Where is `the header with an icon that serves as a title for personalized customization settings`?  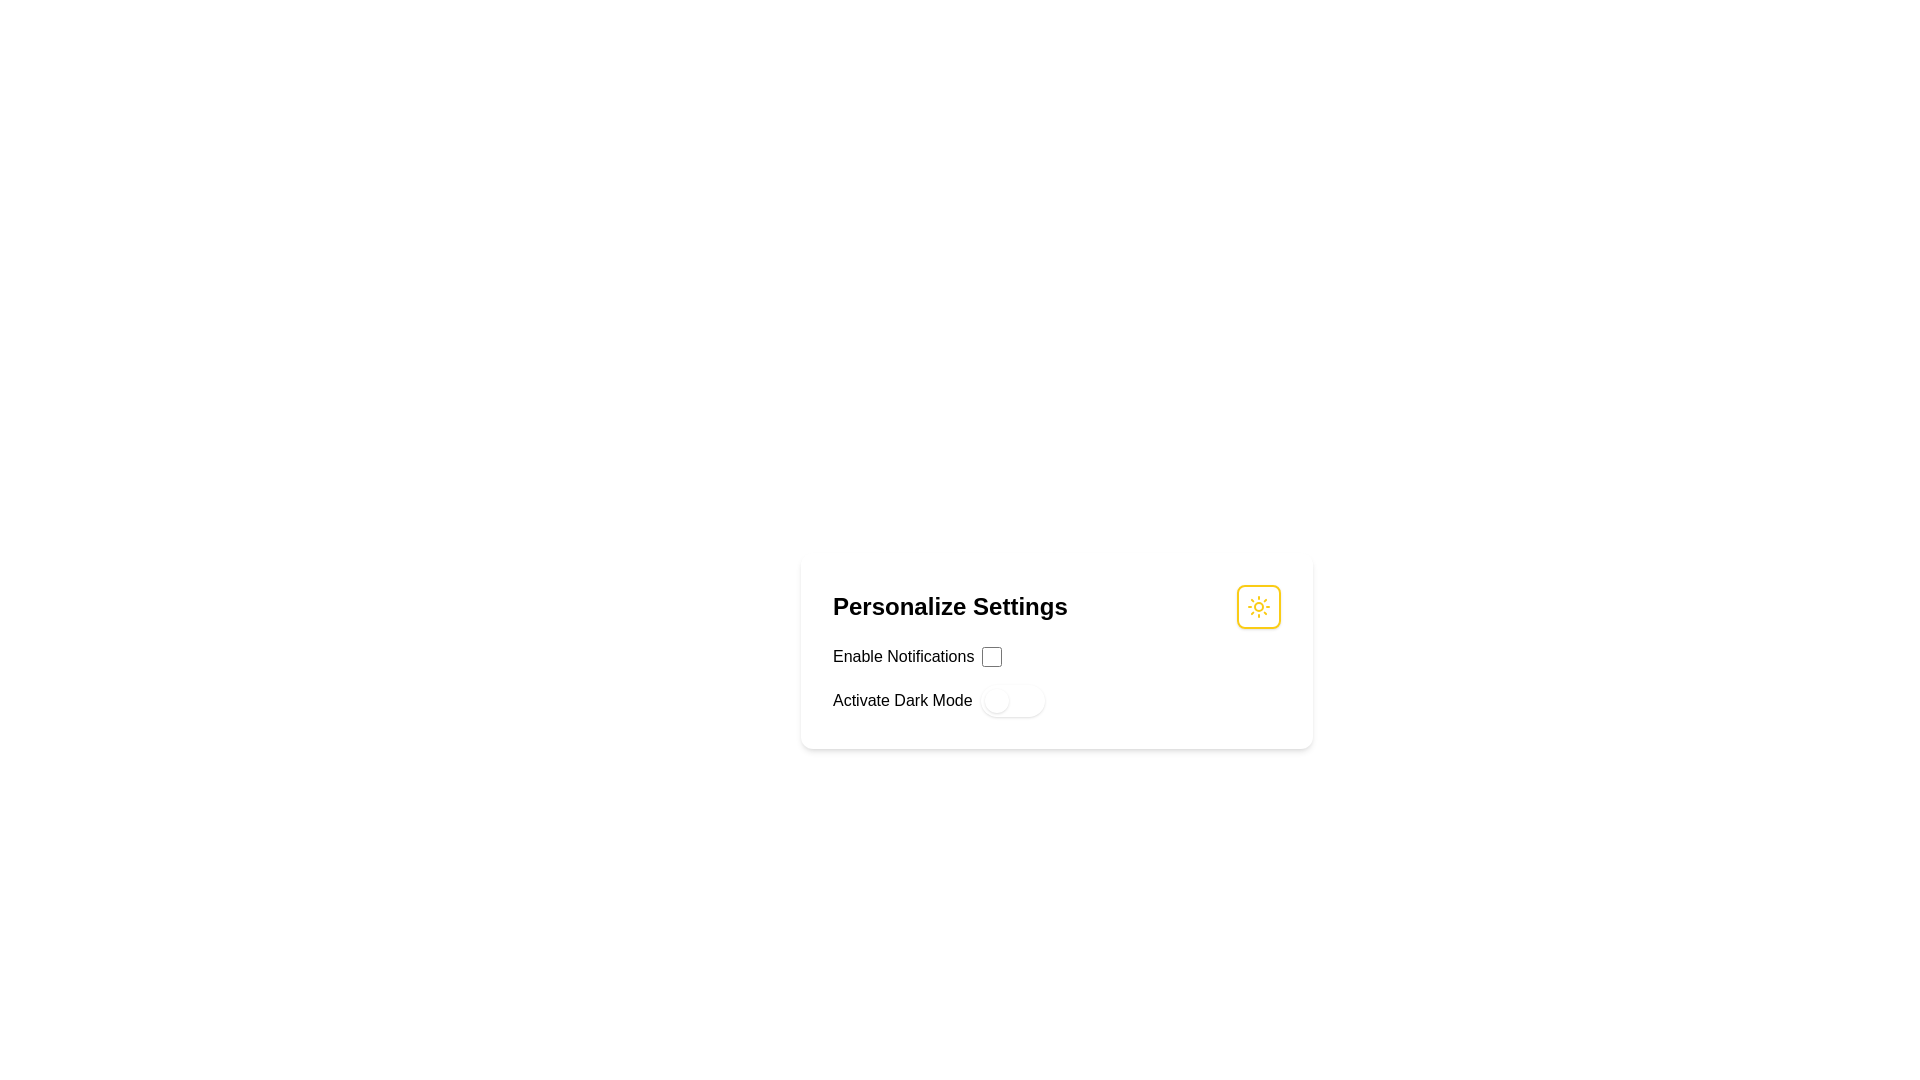
the header with an icon that serves as a title for personalized customization settings is located at coordinates (1055, 605).